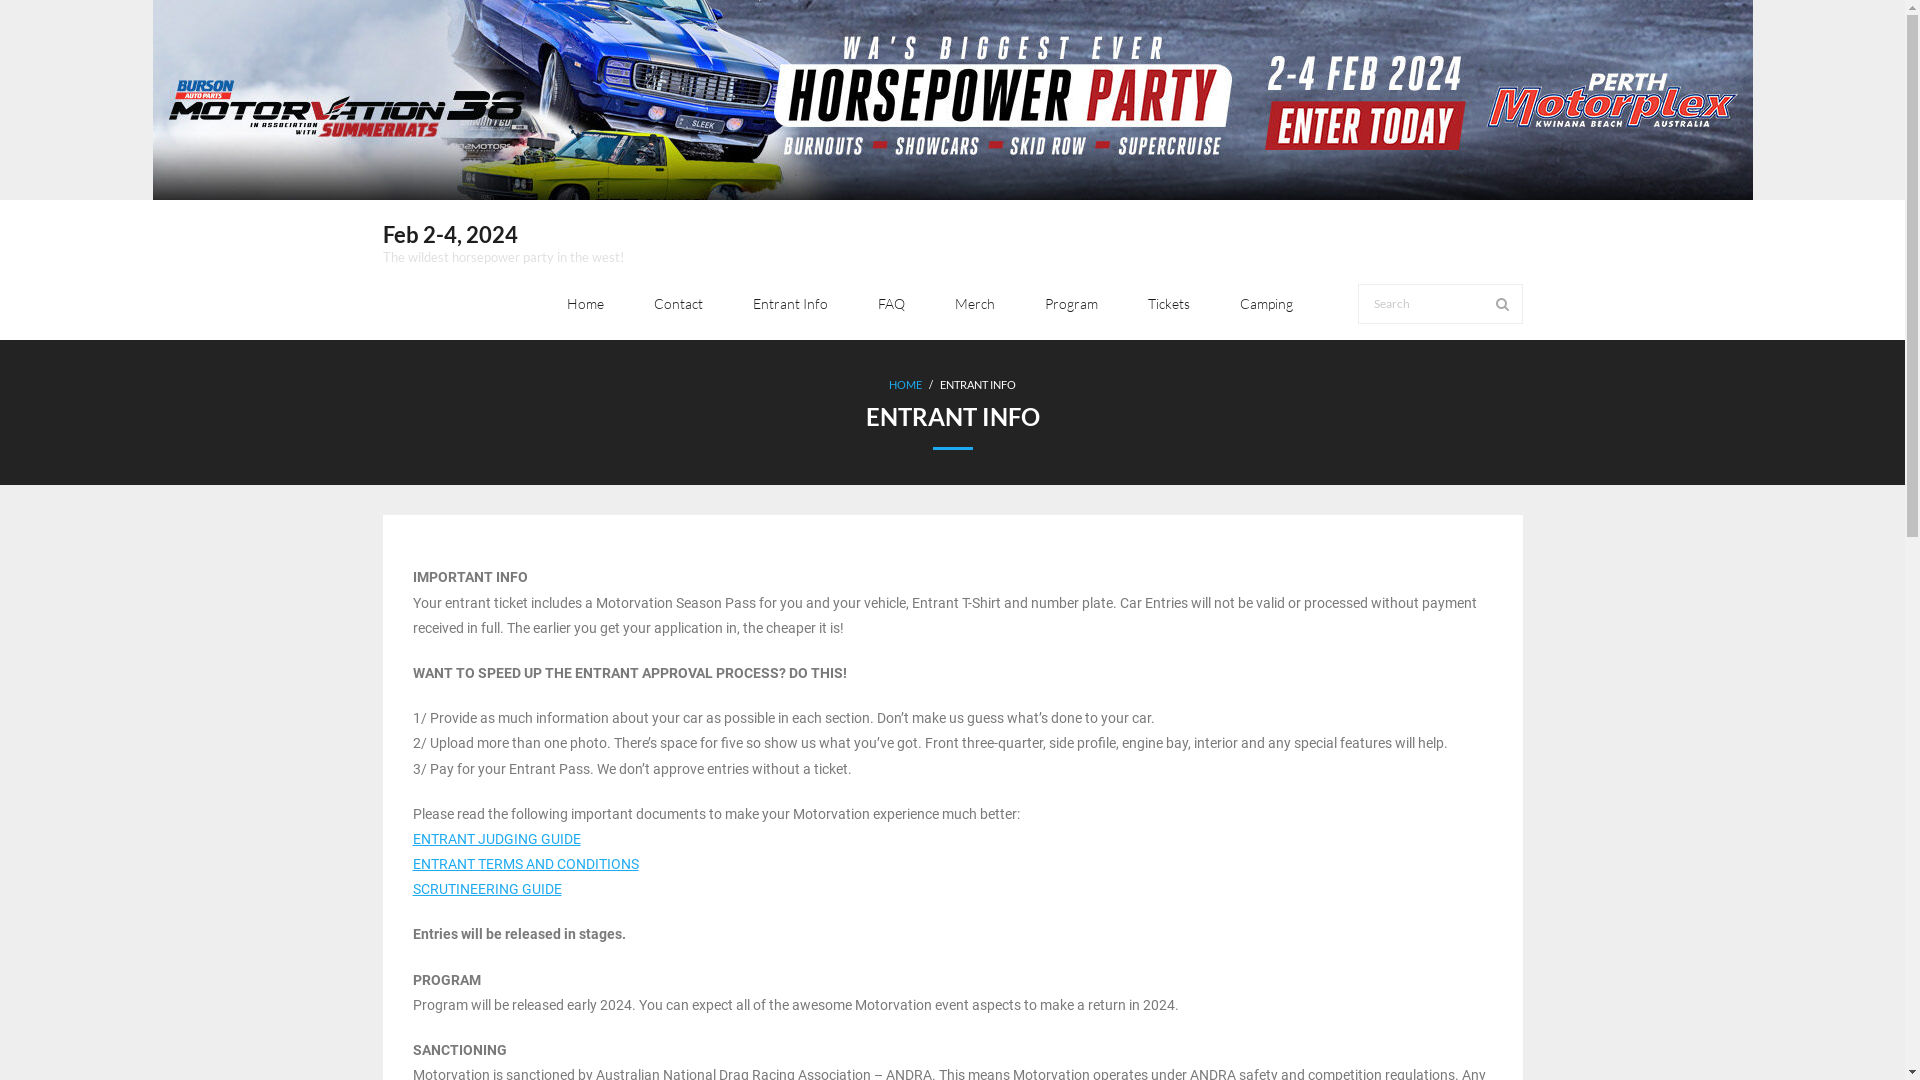 This screenshot has width=1920, height=1080. What do you see at coordinates (495, 839) in the screenshot?
I see `'ENTRANT JUDGING GUIDE'` at bounding box center [495, 839].